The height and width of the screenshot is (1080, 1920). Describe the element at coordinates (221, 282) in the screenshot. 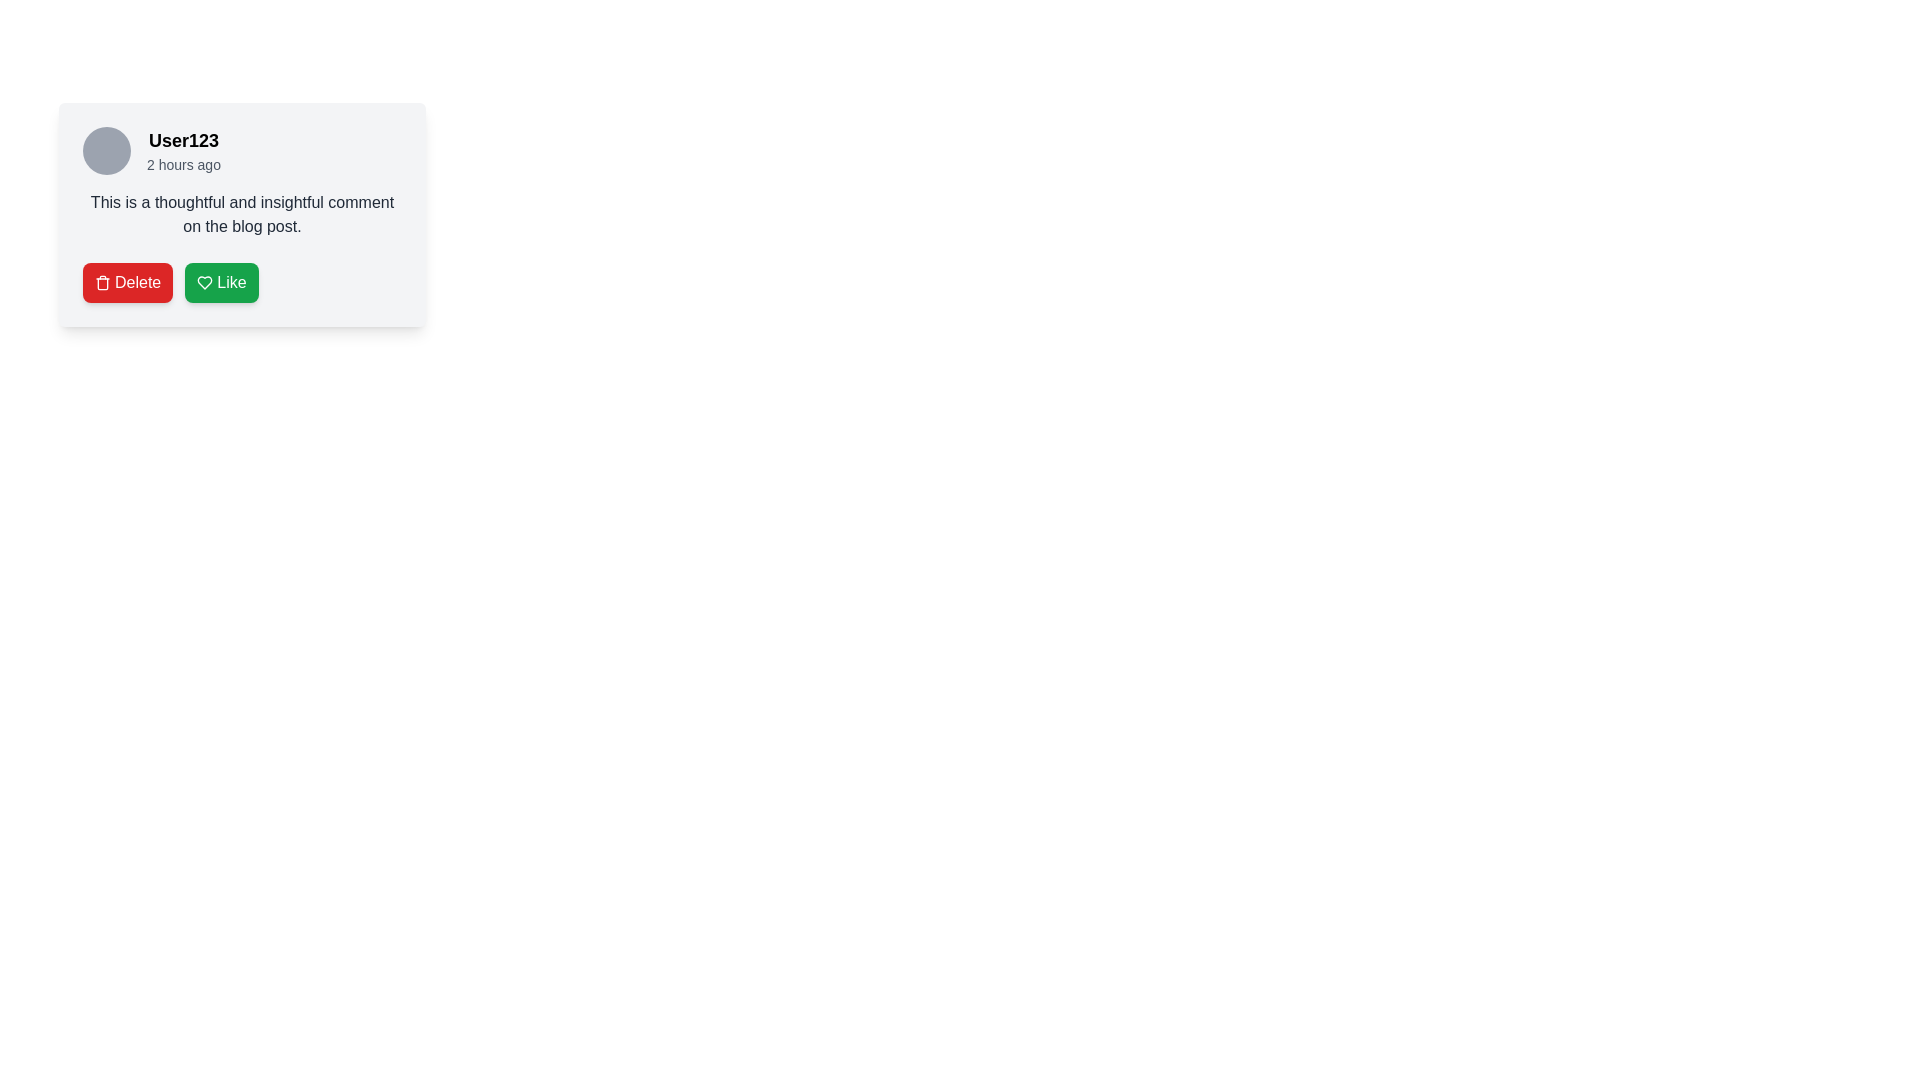

I see `the second button that indicates a 'Like' interaction for the associated comment` at that location.